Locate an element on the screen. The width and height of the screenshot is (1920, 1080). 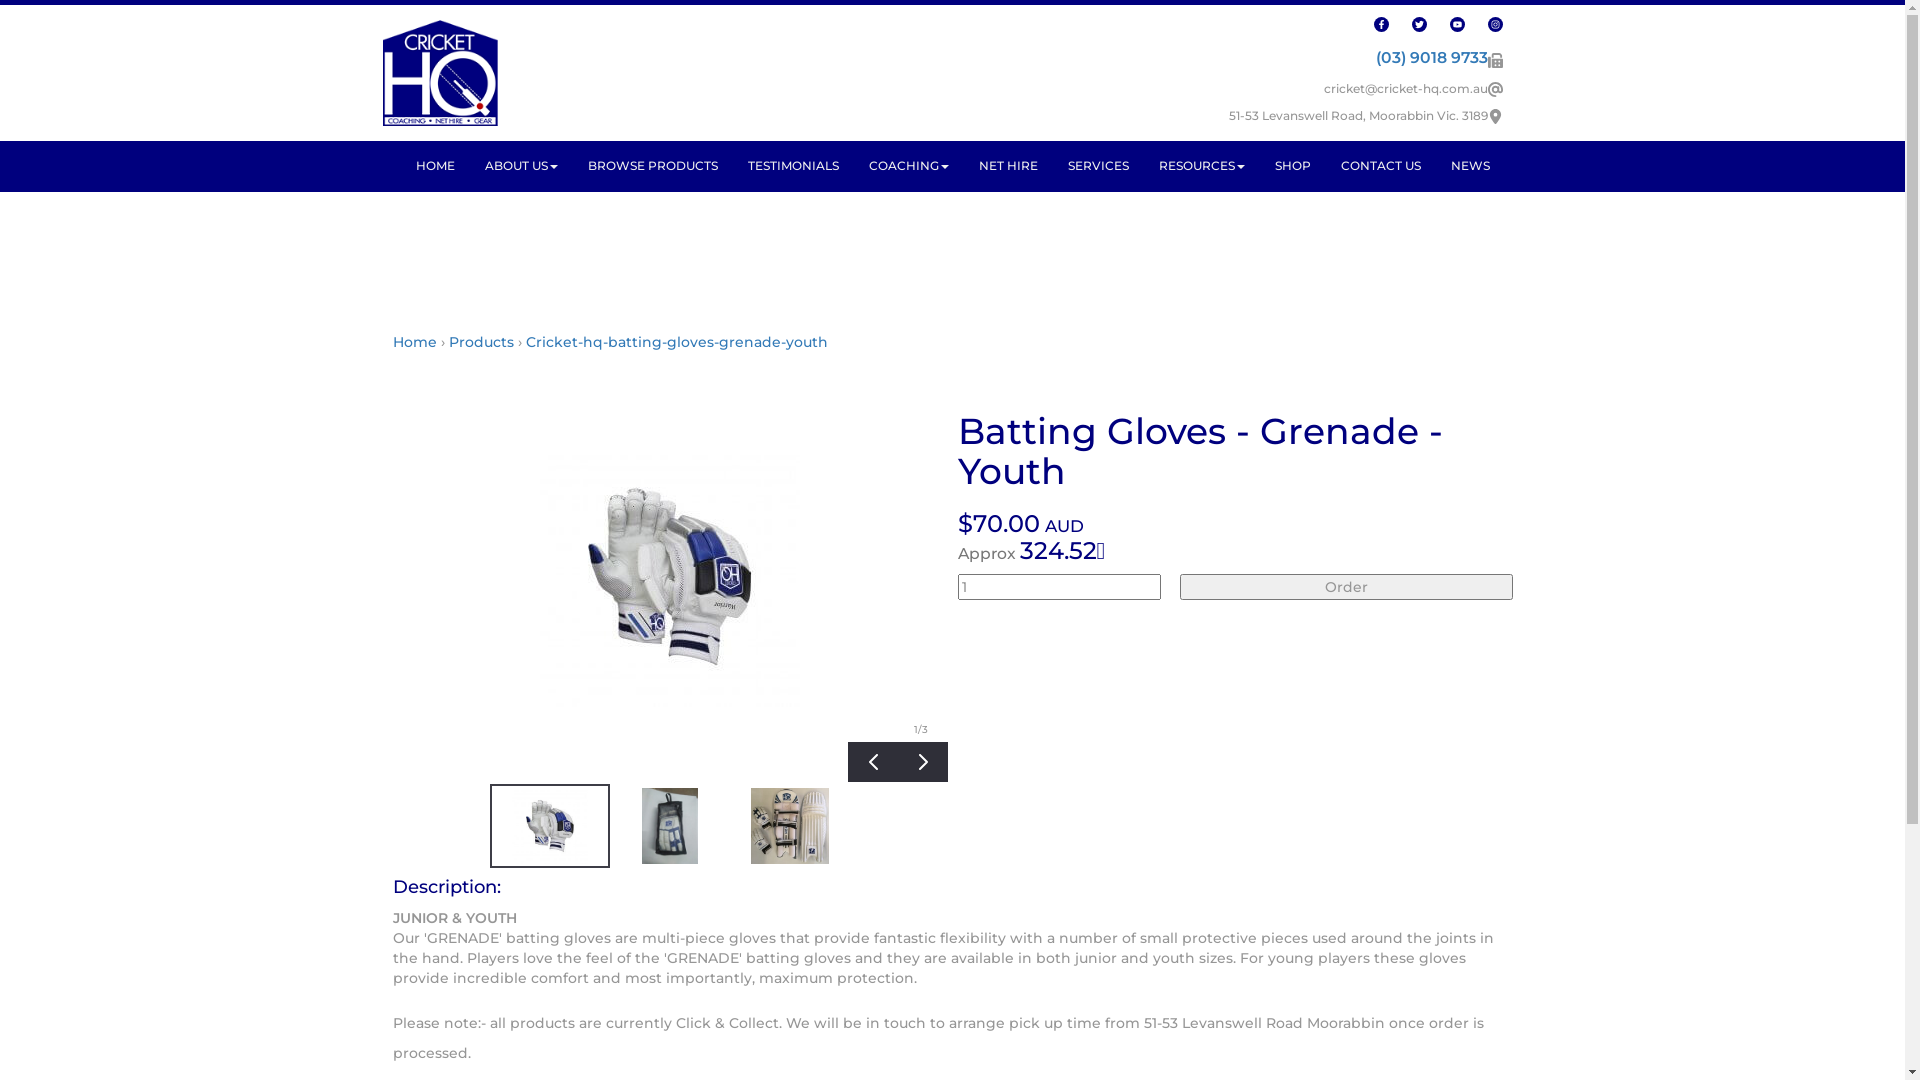
'cricket@cricket-hq.com.au' is located at coordinates (1405, 87).